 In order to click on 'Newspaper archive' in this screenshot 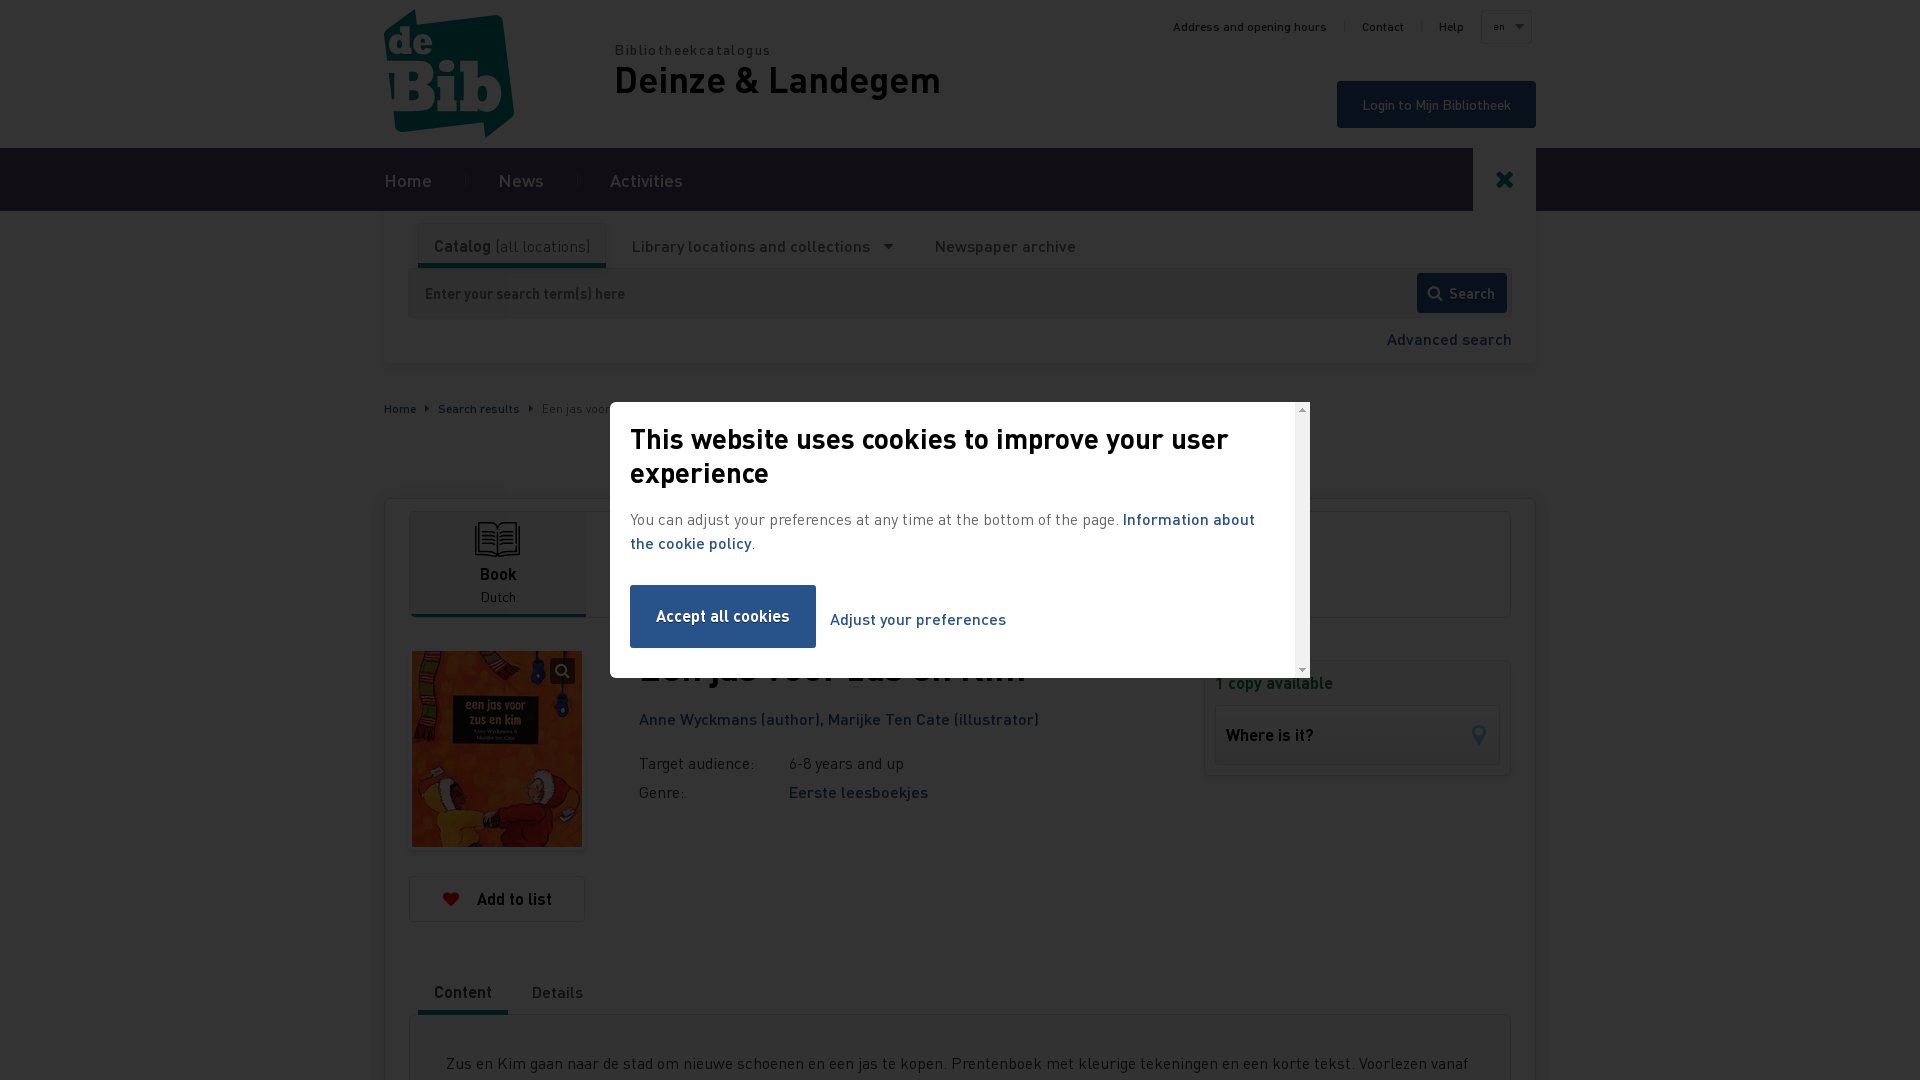, I will do `click(1005, 245)`.